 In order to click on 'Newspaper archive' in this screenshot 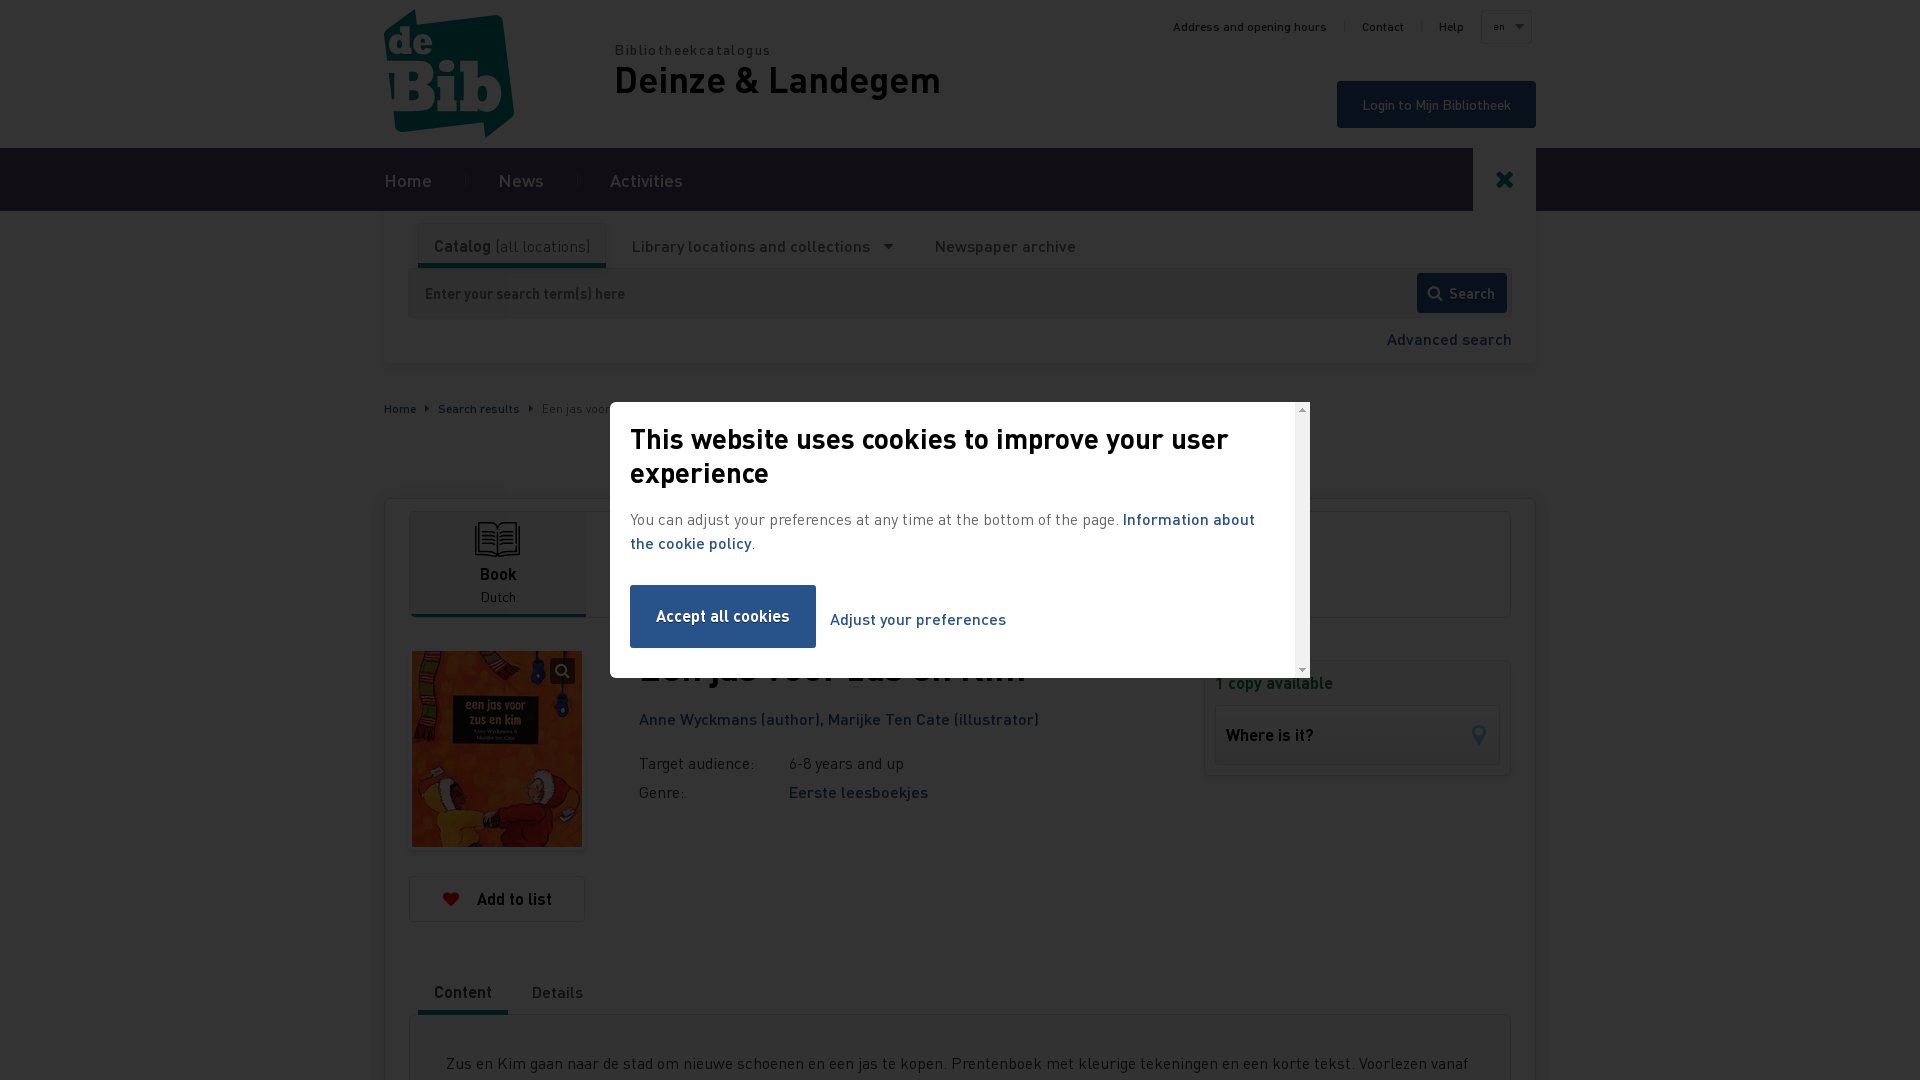, I will do `click(1005, 245)`.